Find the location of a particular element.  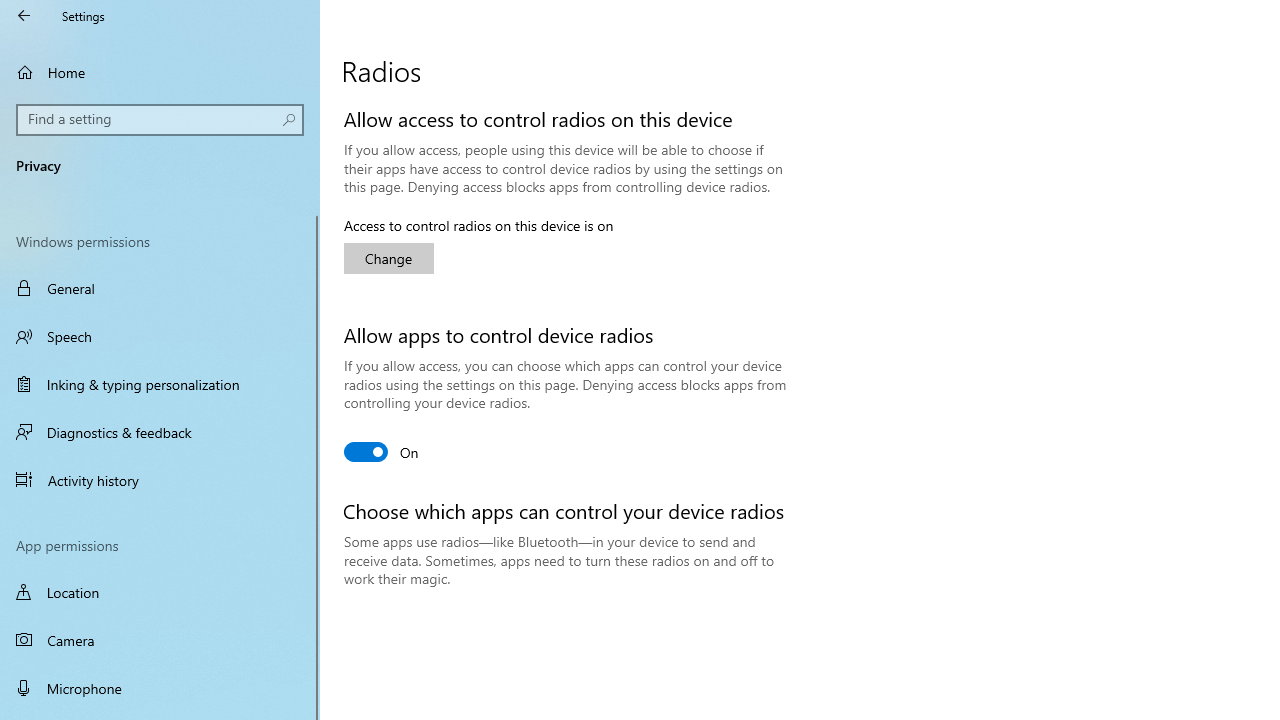

'Inking & typing personalization' is located at coordinates (160, 384).